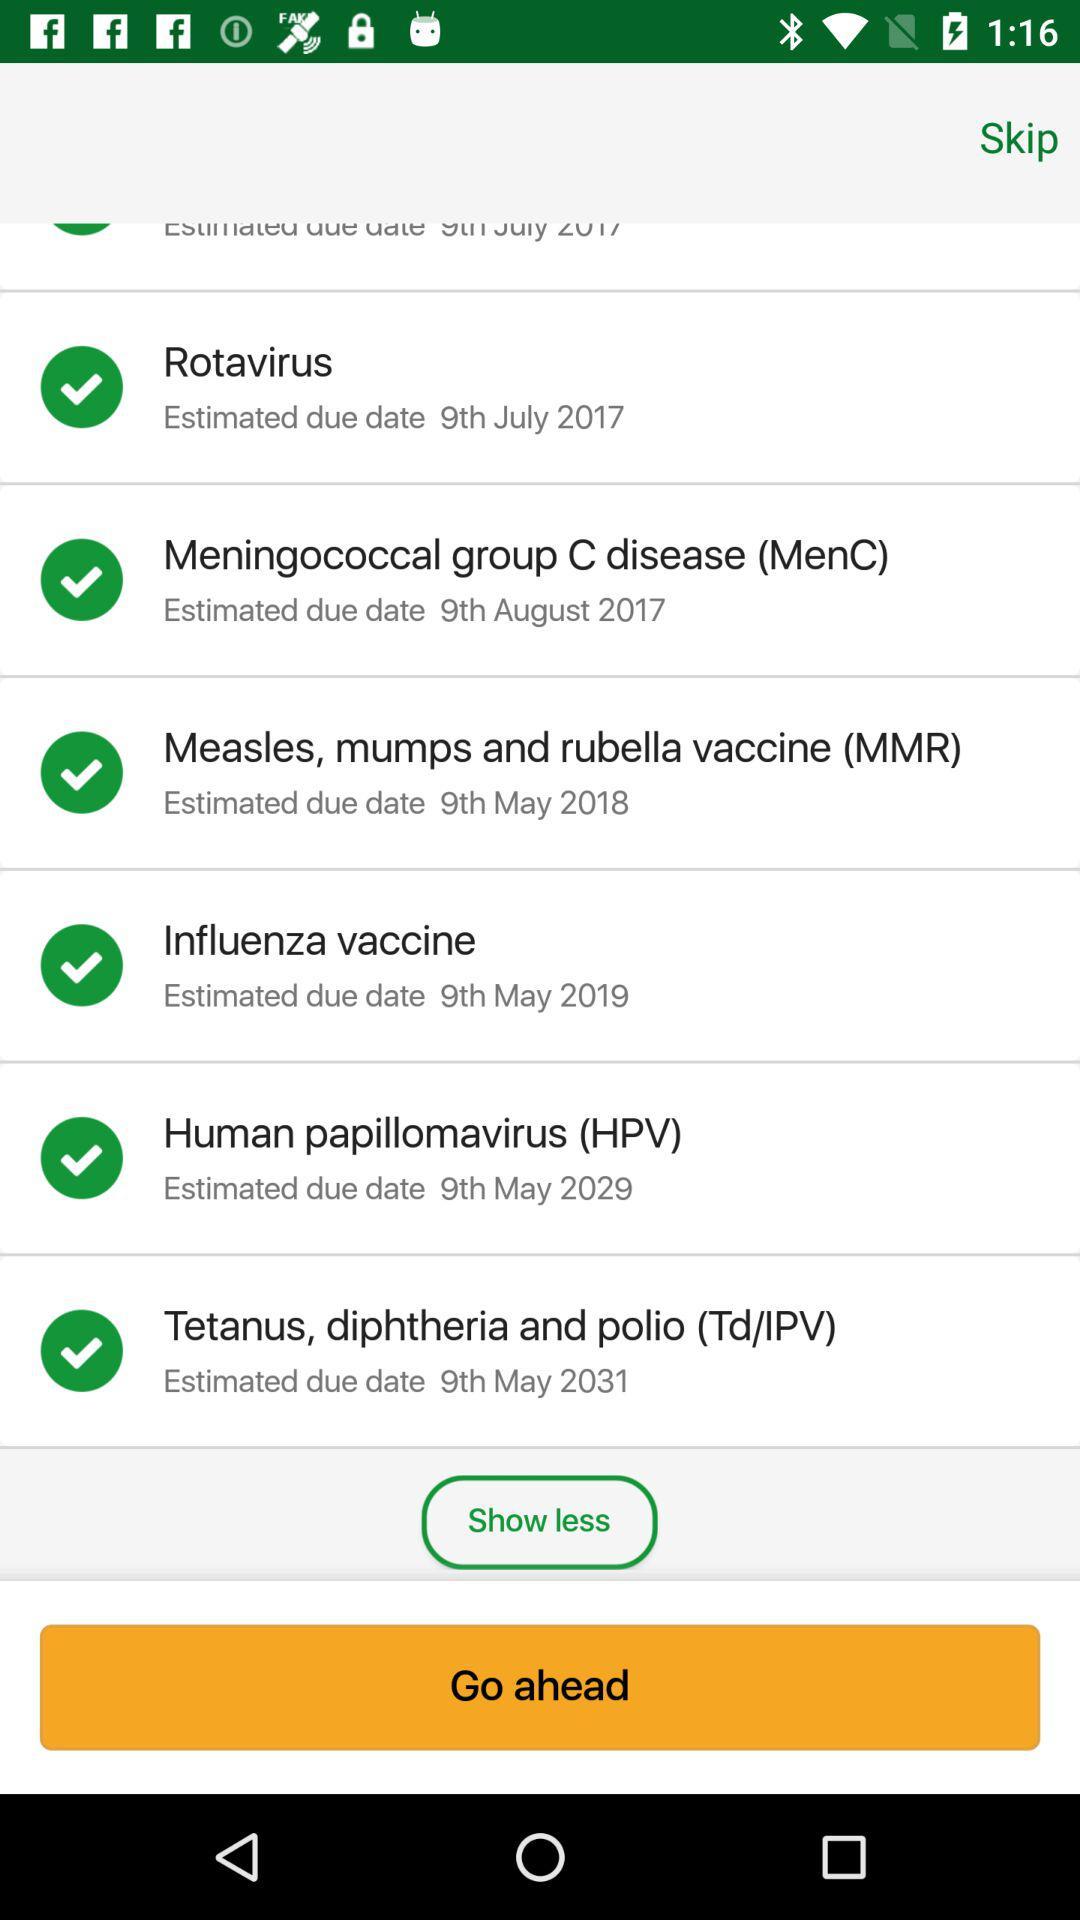  What do you see at coordinates (1019, 135) in the screenshot?
I see `skip item` at bounding box center [1019, 135].